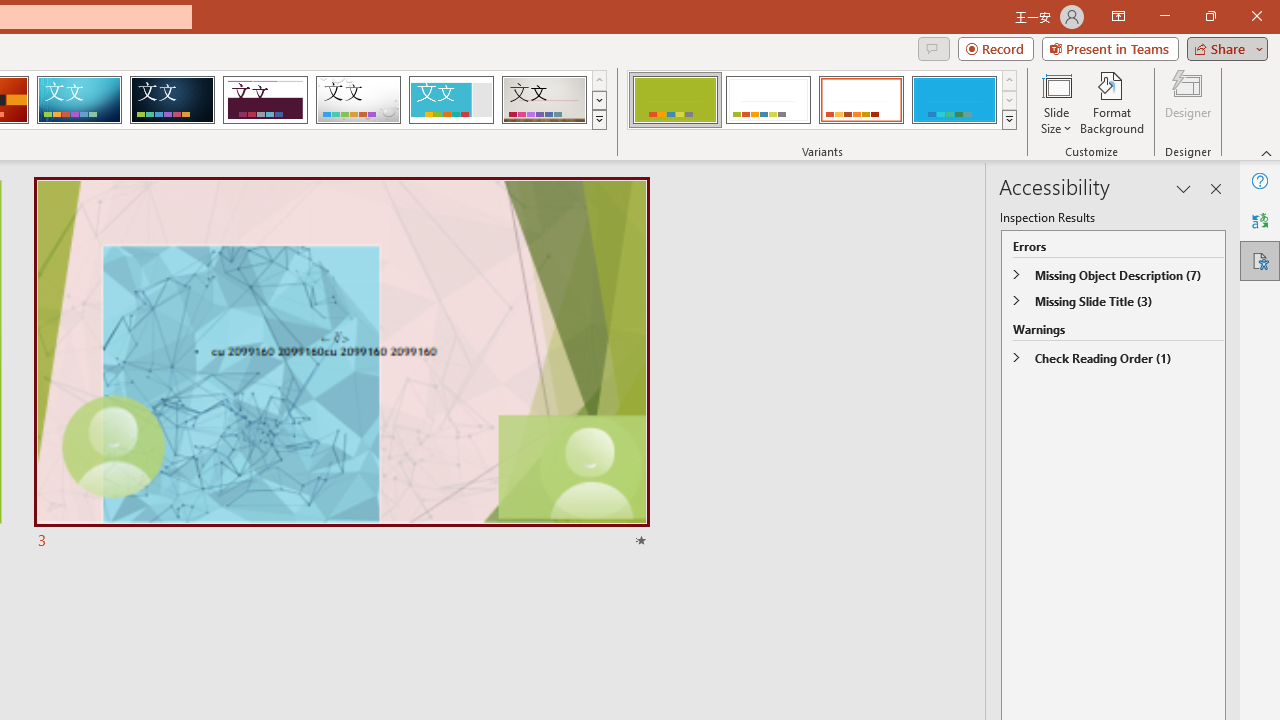 This screenshot has width=1280, height=720. Describe the element at coordinates (79, 100) in the screenshot. I see `'Circuit'` at that location.